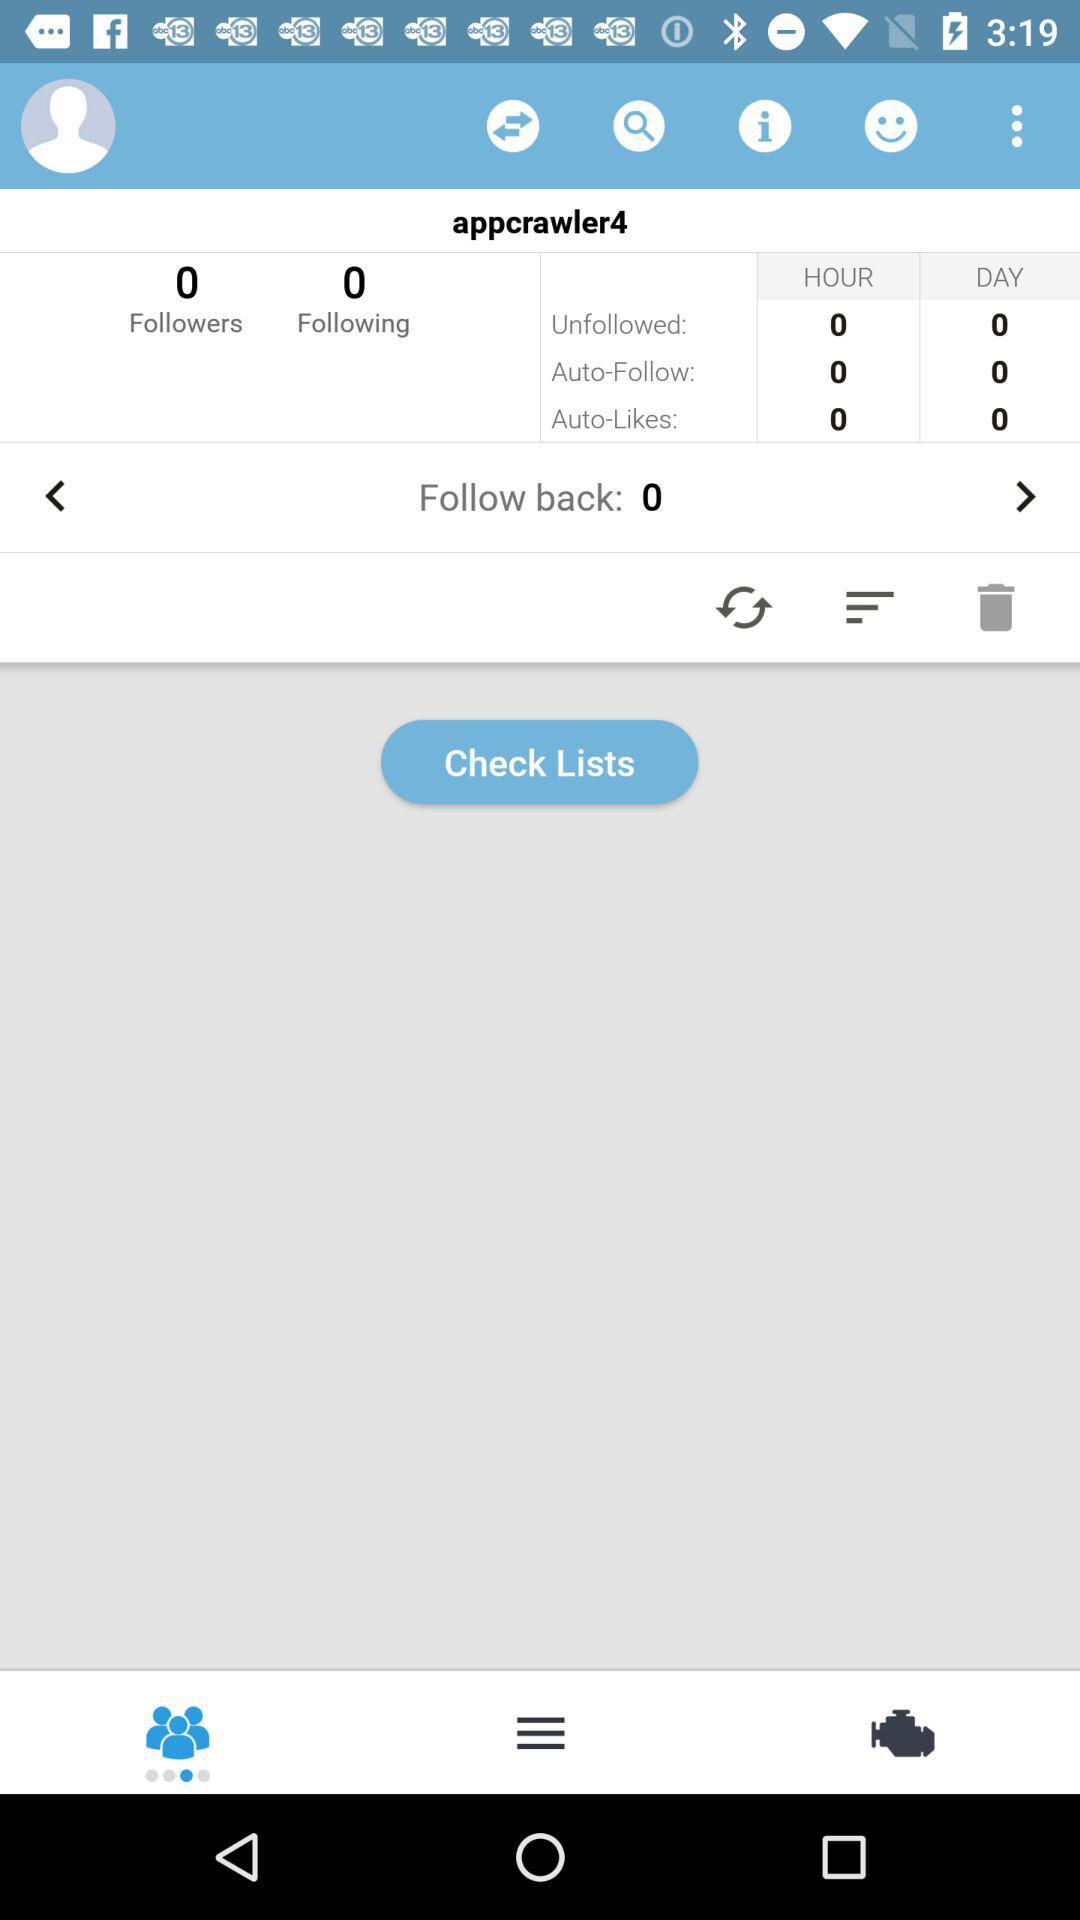 Image resolution: width=1080 pixels, height=1920 pixels. I want to click on item at the bottom right corner, so click(900, 1730).